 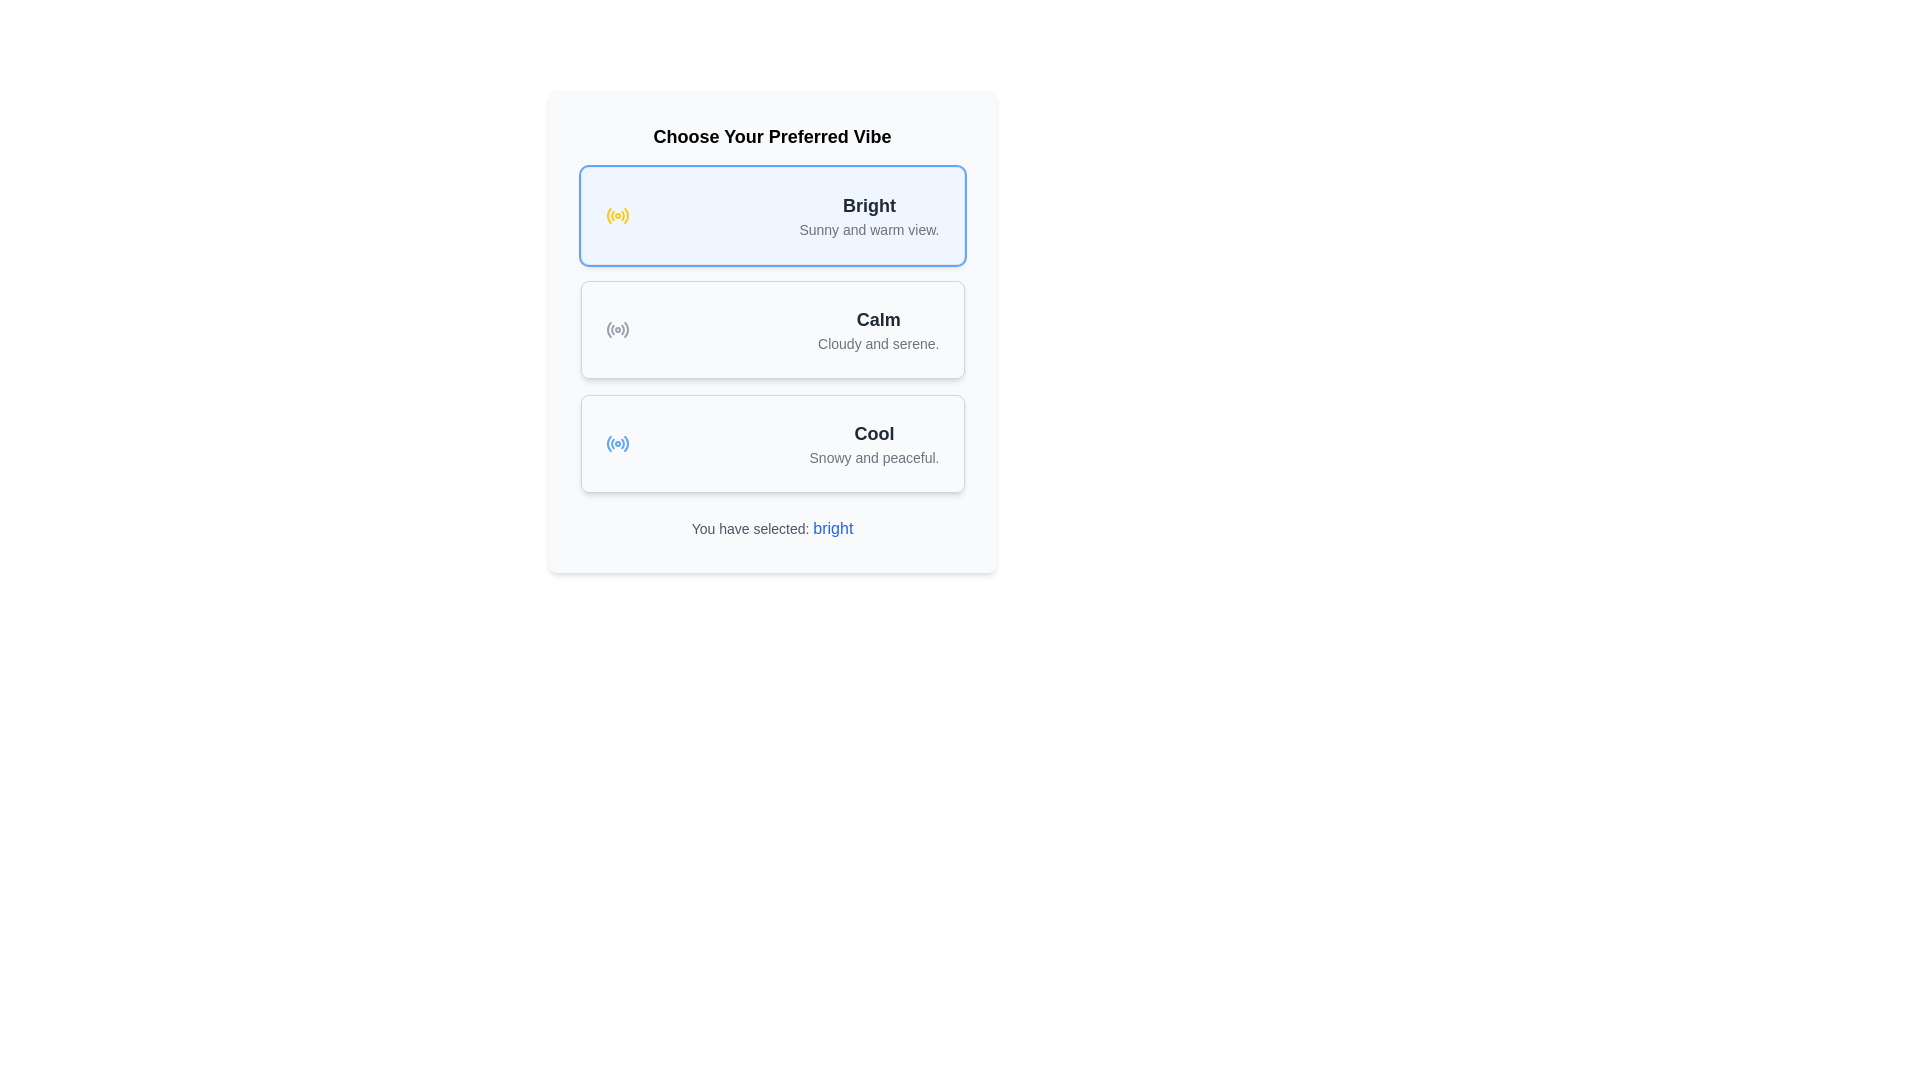 I want to click on the interactive card labeled 'Calm', so click(x=771, y=330).